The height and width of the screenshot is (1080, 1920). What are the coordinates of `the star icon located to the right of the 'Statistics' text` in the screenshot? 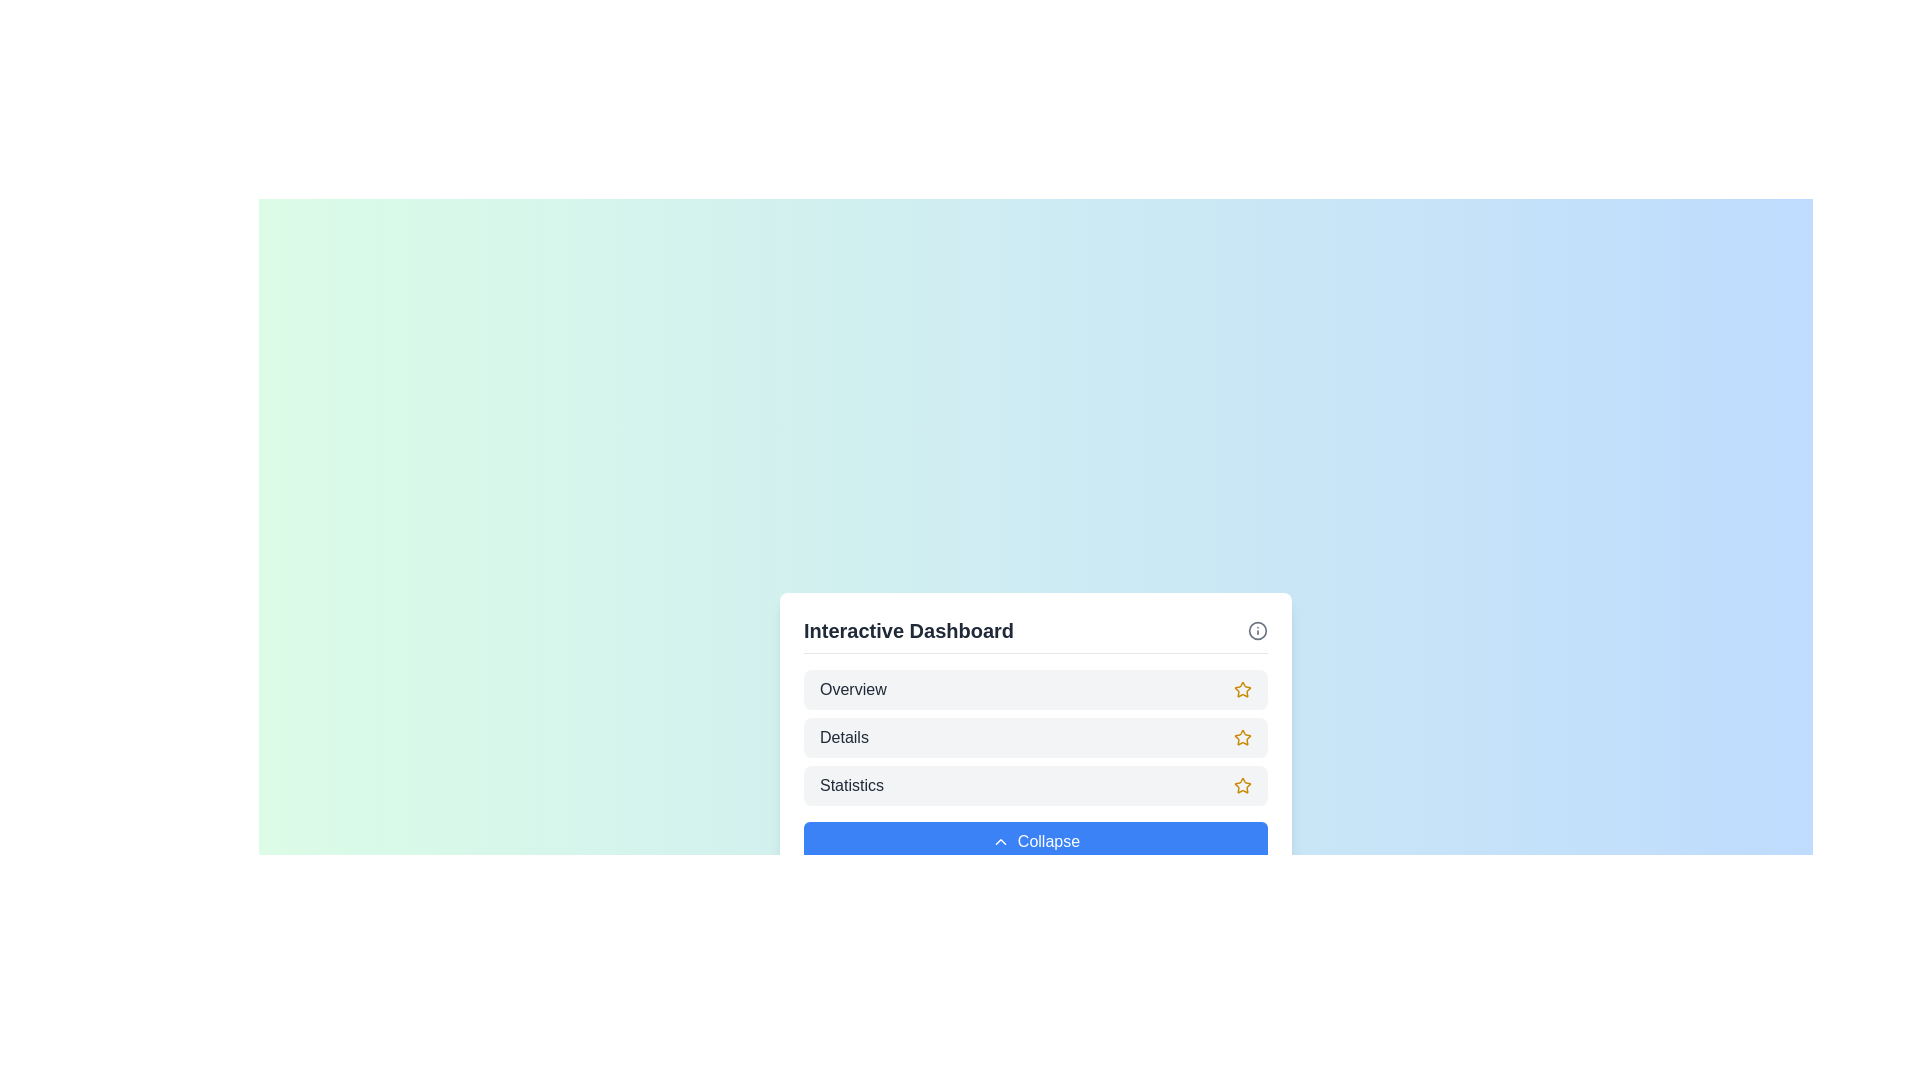 It's located at (1242, 784).